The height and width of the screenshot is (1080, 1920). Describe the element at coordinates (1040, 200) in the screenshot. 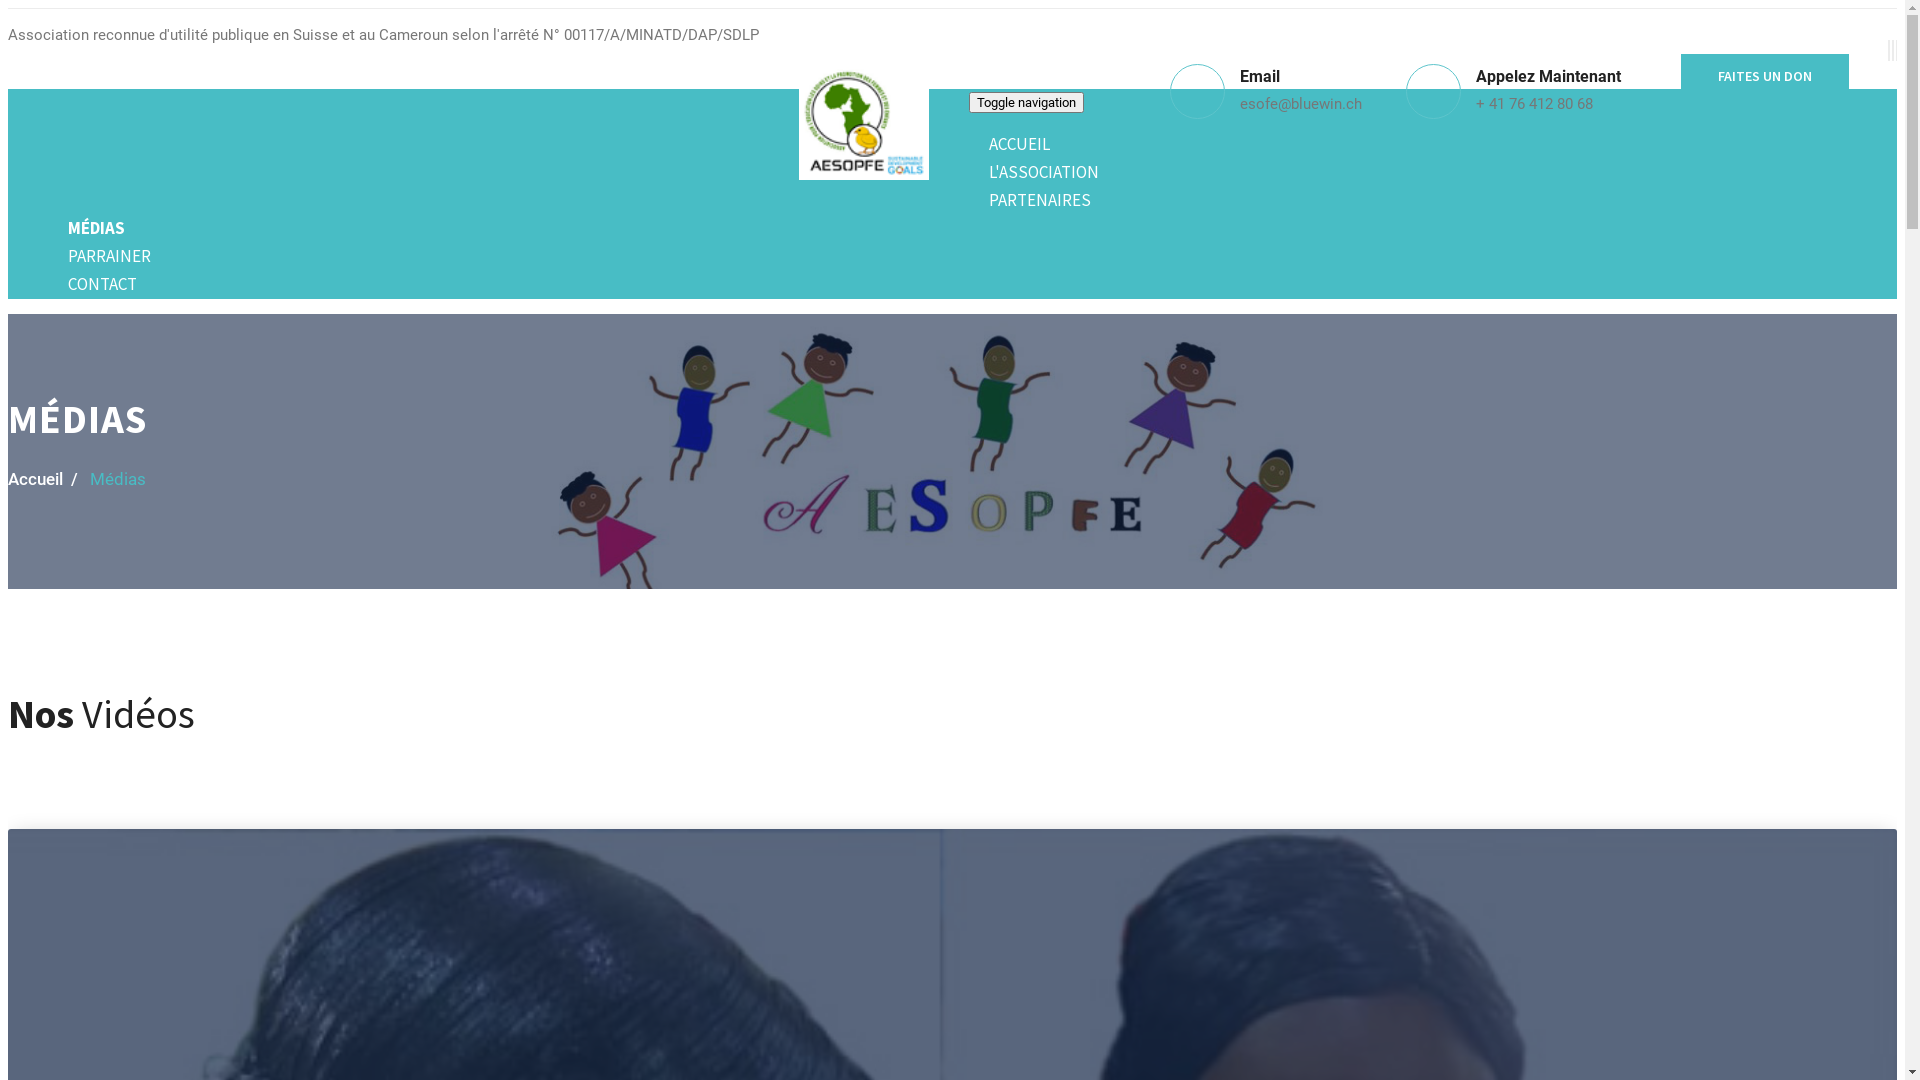

I see `'PARTENAIRES'` at that location.